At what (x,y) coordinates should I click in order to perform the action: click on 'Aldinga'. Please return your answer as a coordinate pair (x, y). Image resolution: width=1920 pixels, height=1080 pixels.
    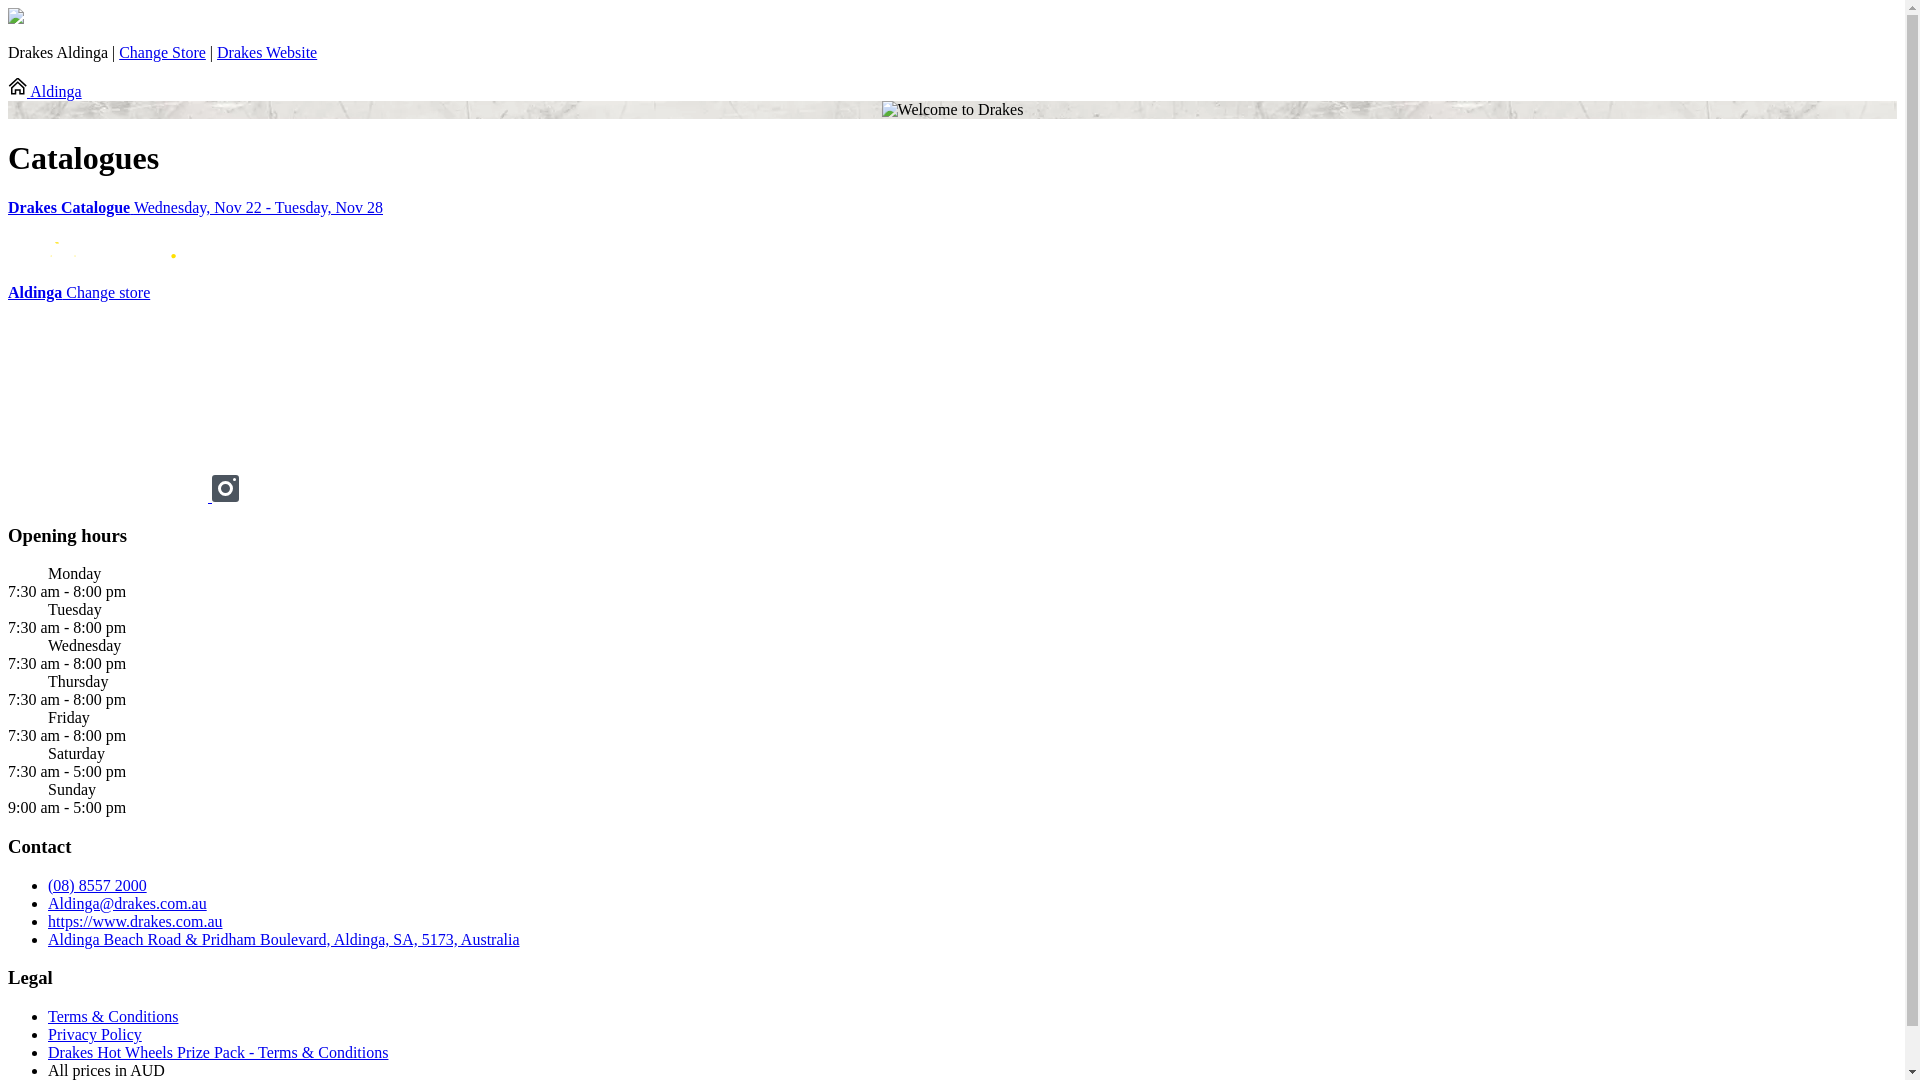
    Looking at the image, I should click on (44, 91).